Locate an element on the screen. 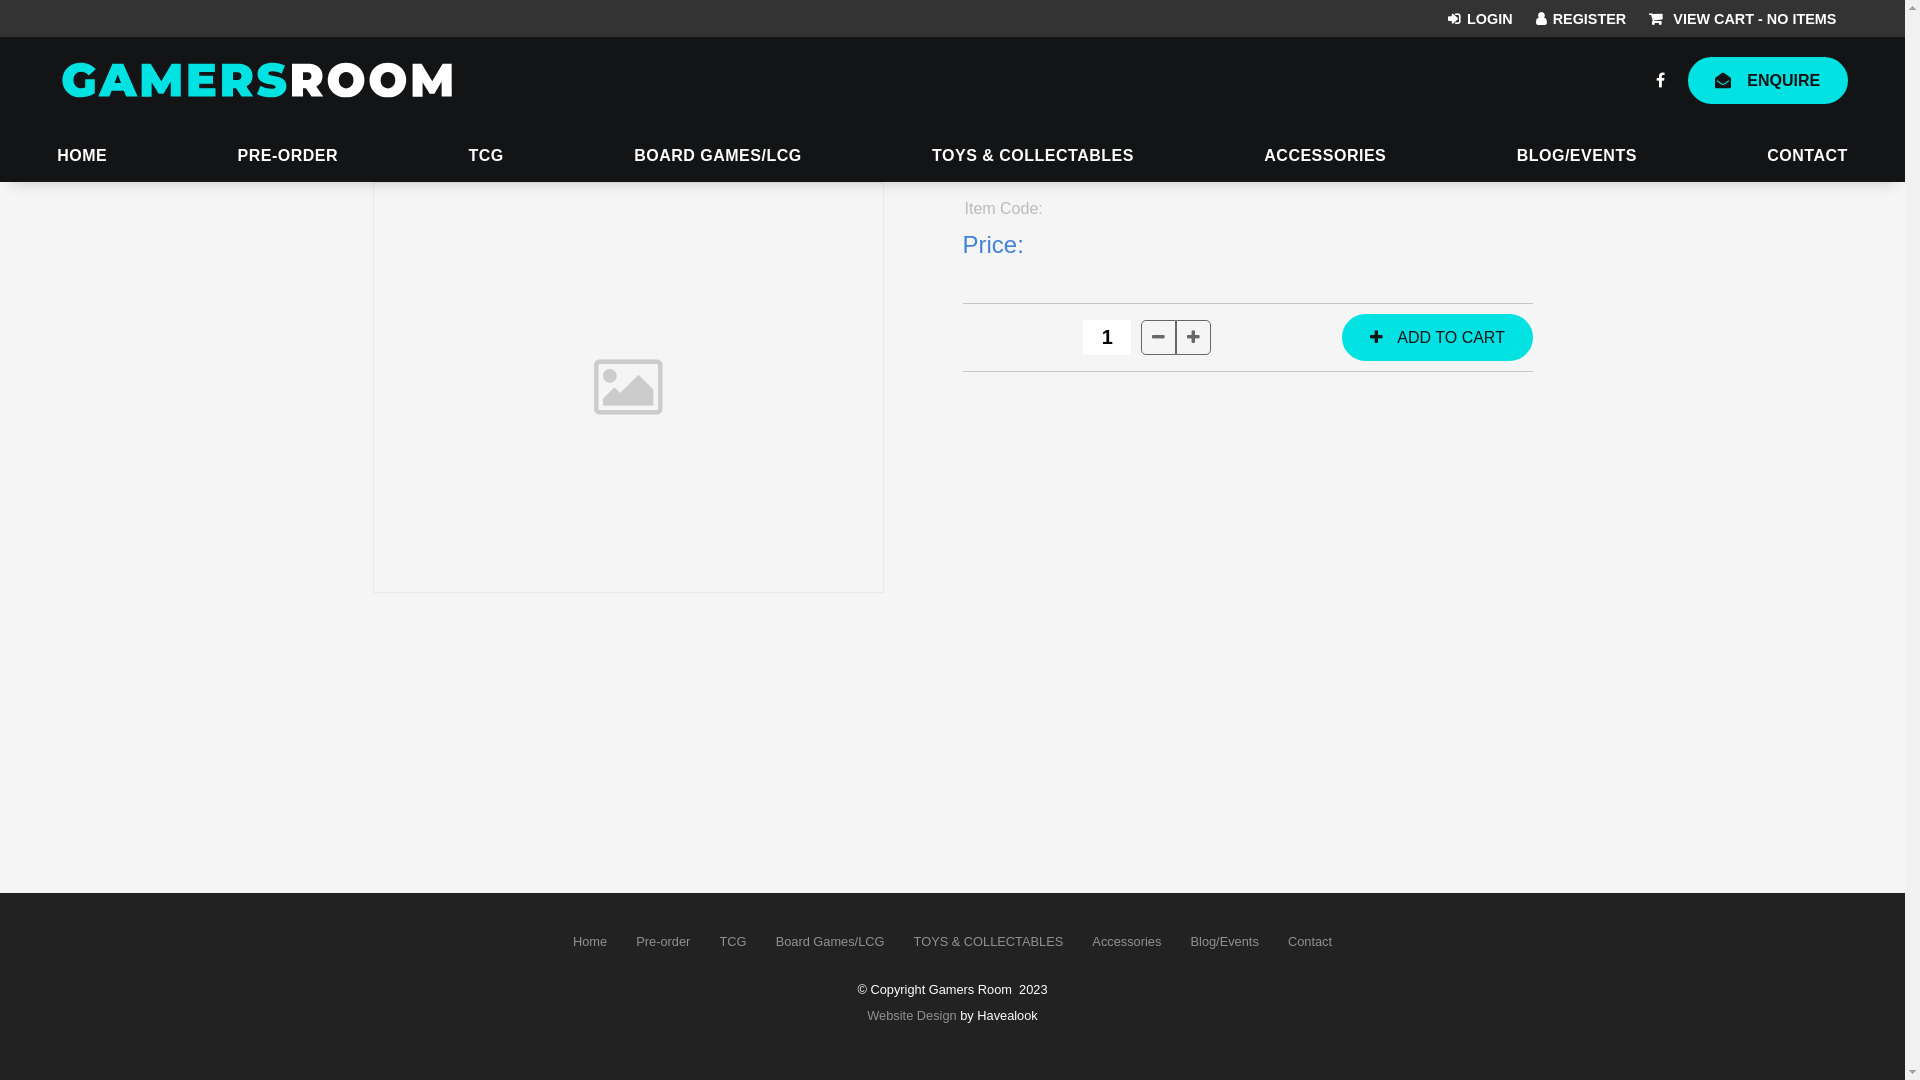 This screenshot has width=1920, height=1080. 'Board Games/LCG' is located at coordinates (830, 941).